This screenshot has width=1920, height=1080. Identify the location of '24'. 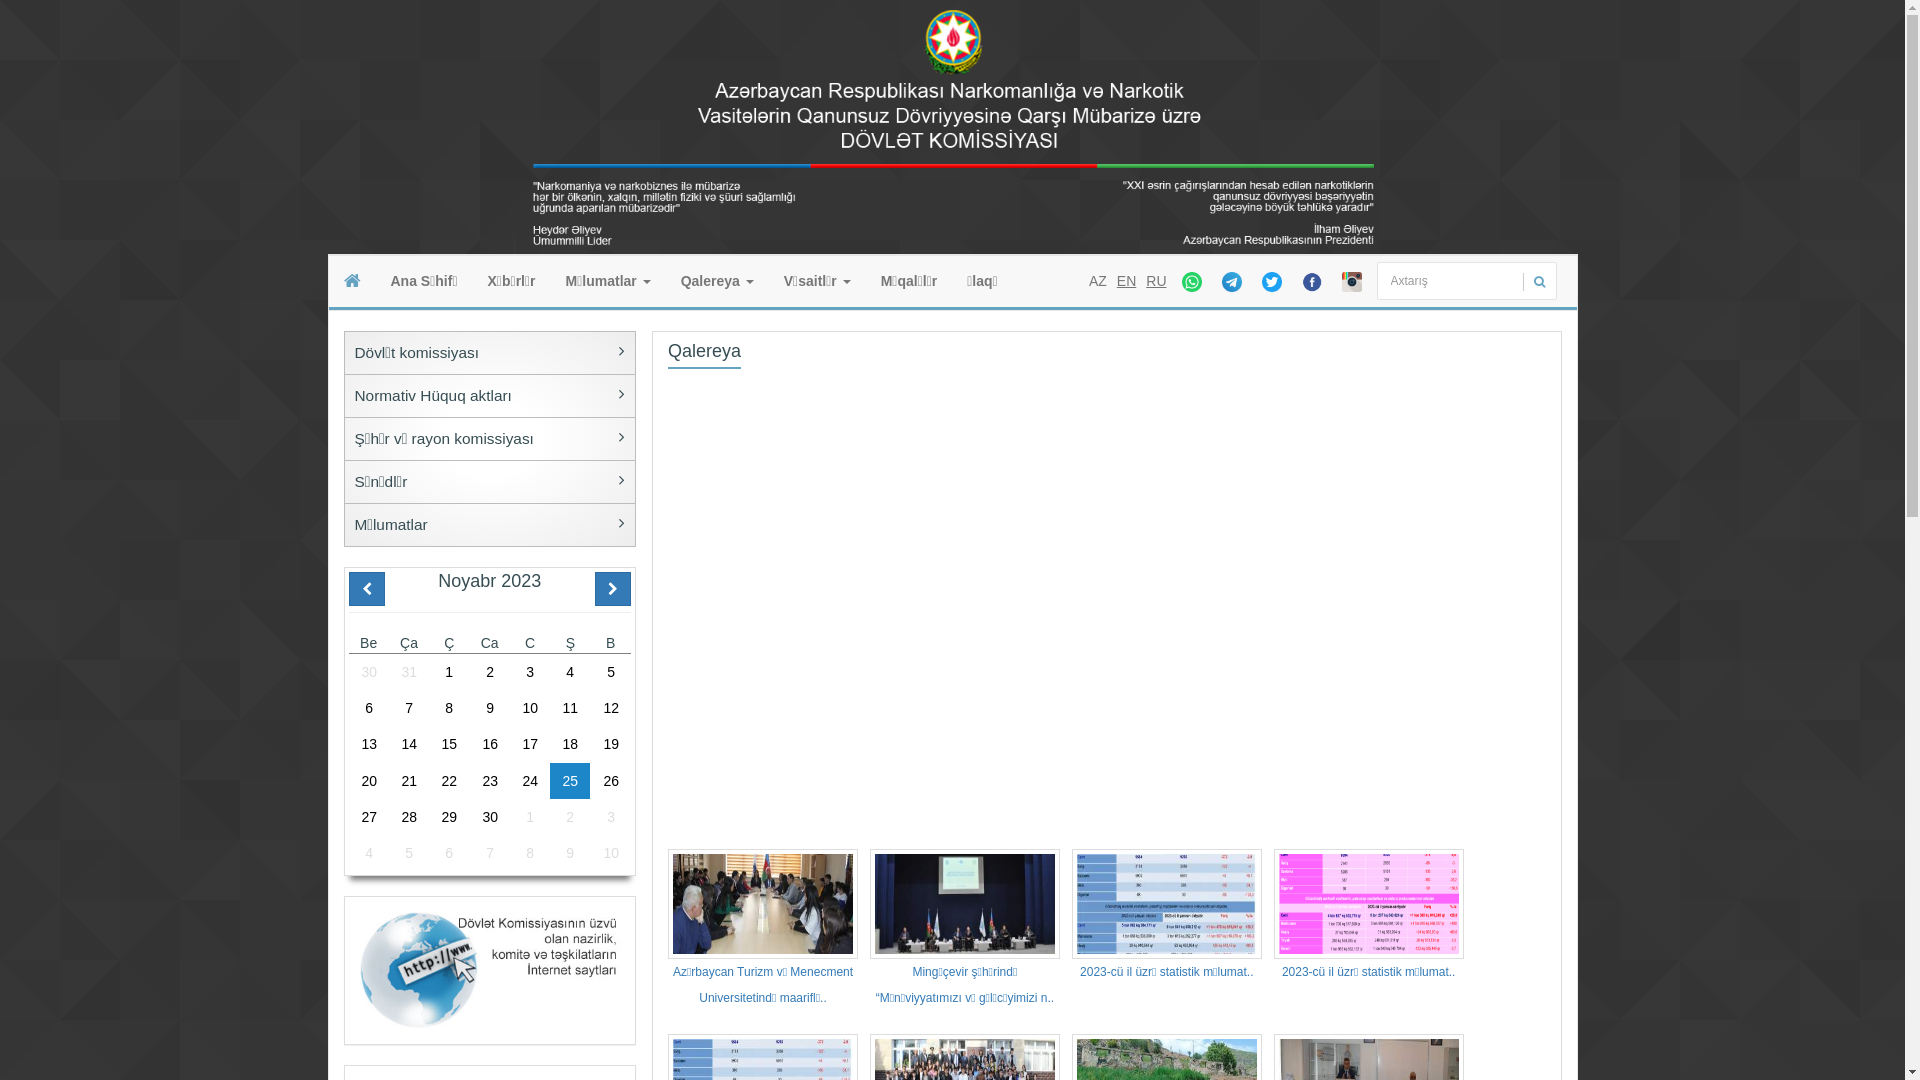
(529, 779).